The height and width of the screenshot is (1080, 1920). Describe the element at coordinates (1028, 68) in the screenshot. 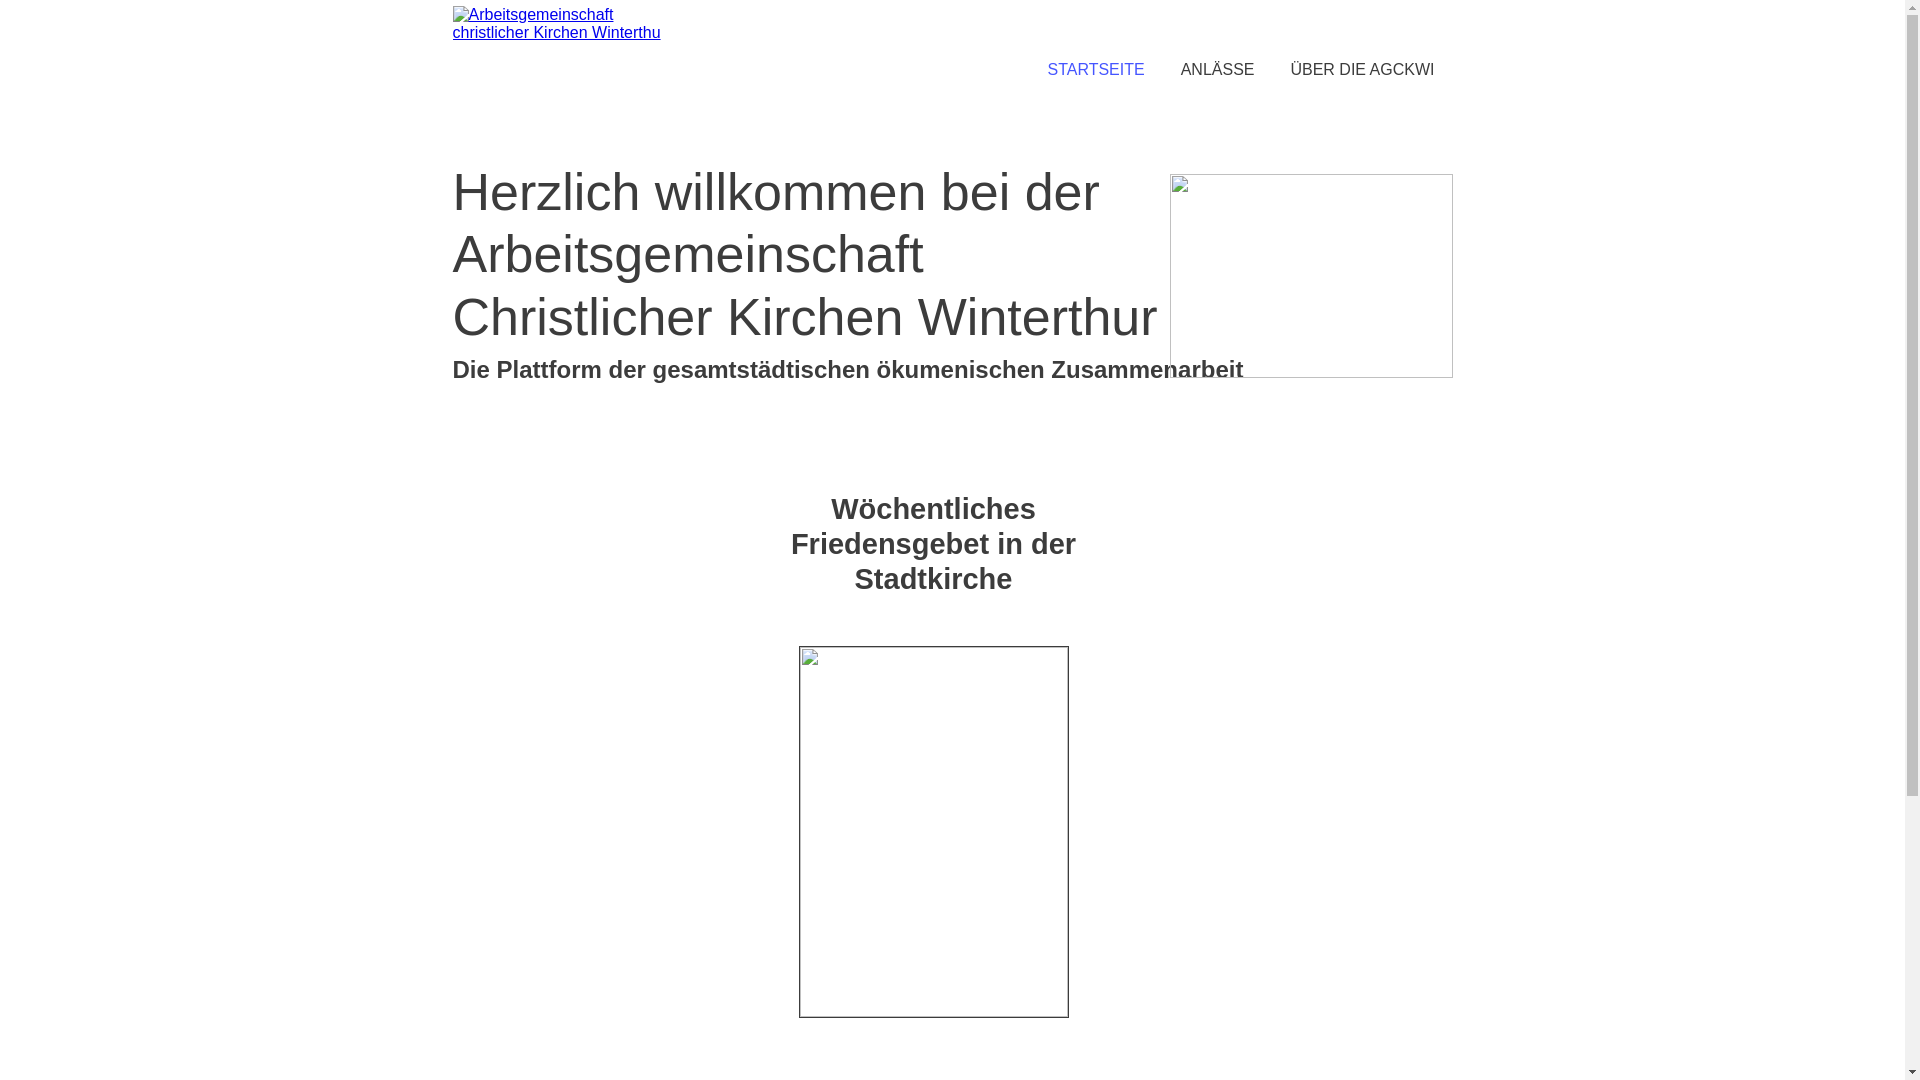

I see `'STARTSEITE'` at that location.